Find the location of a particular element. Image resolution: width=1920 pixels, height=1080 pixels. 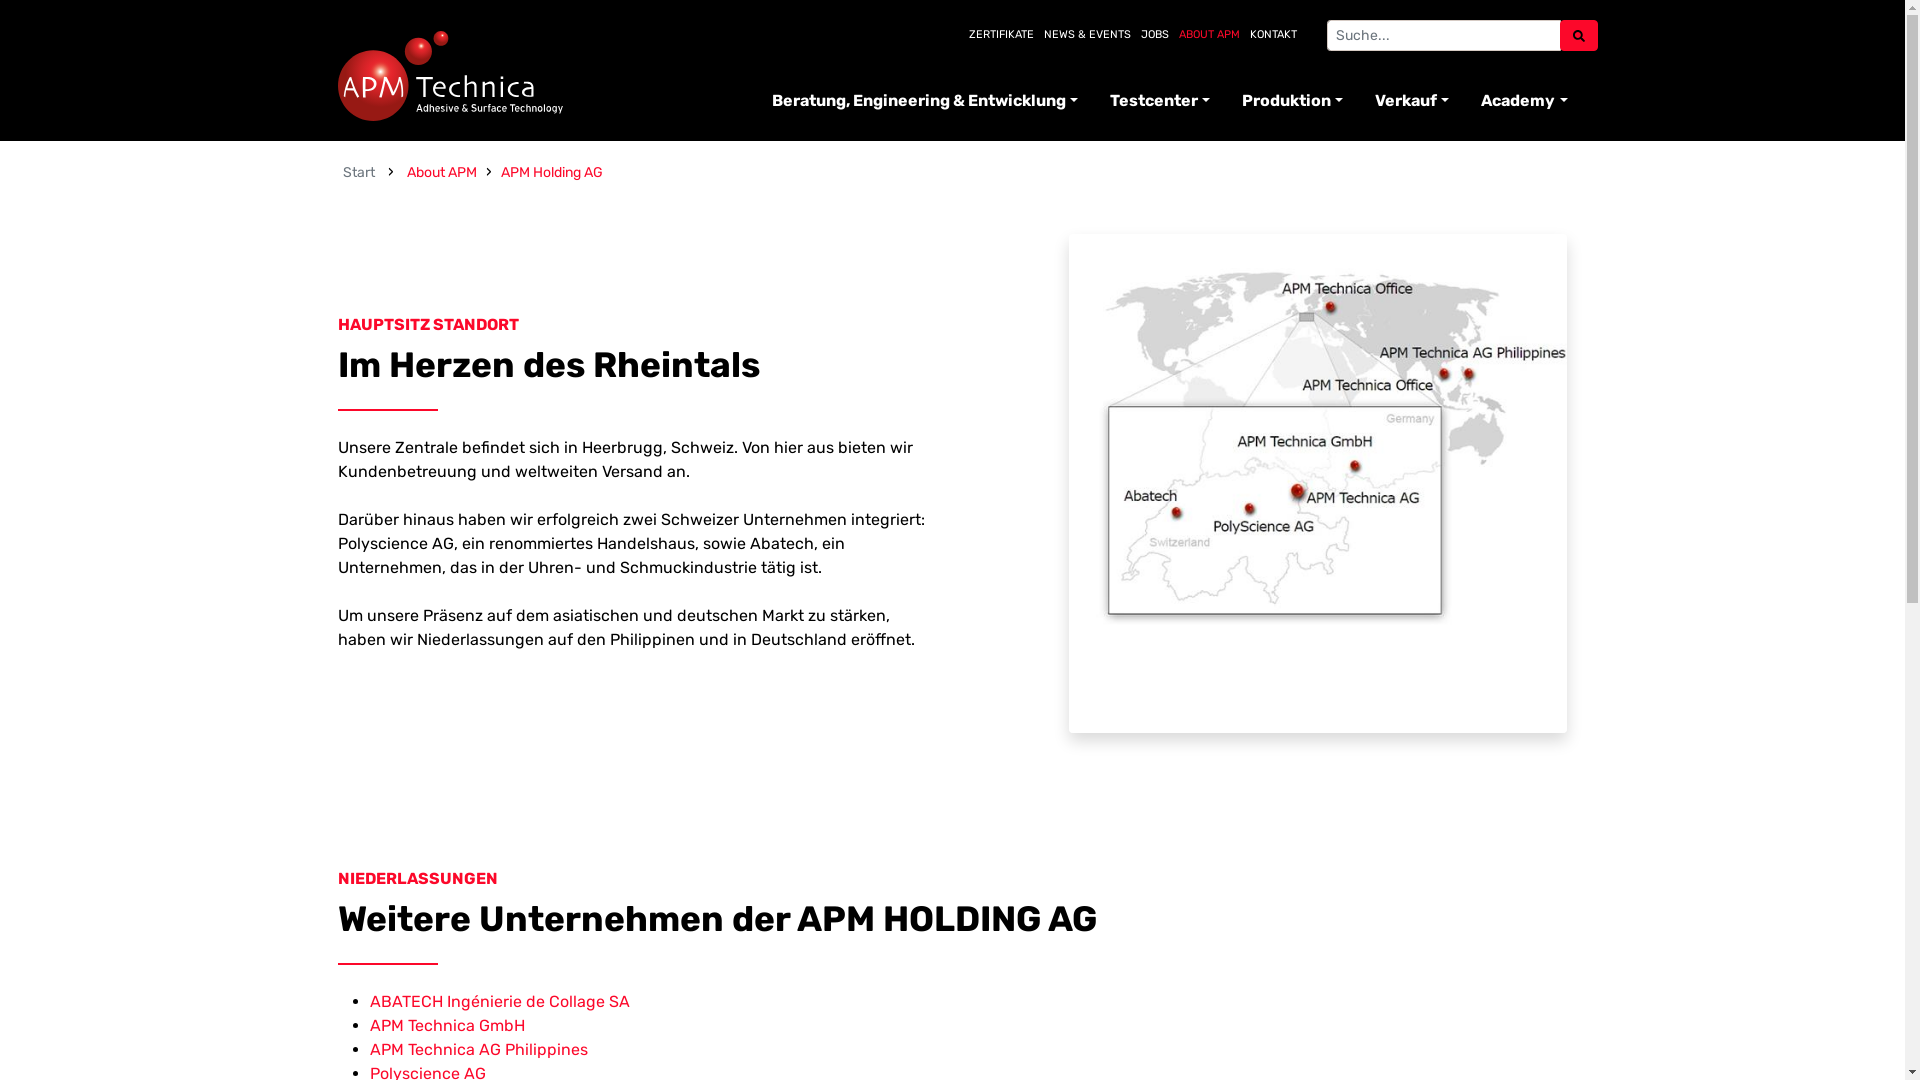

'APM Technica AG Philippines' is located at coordinates (478, 1048).